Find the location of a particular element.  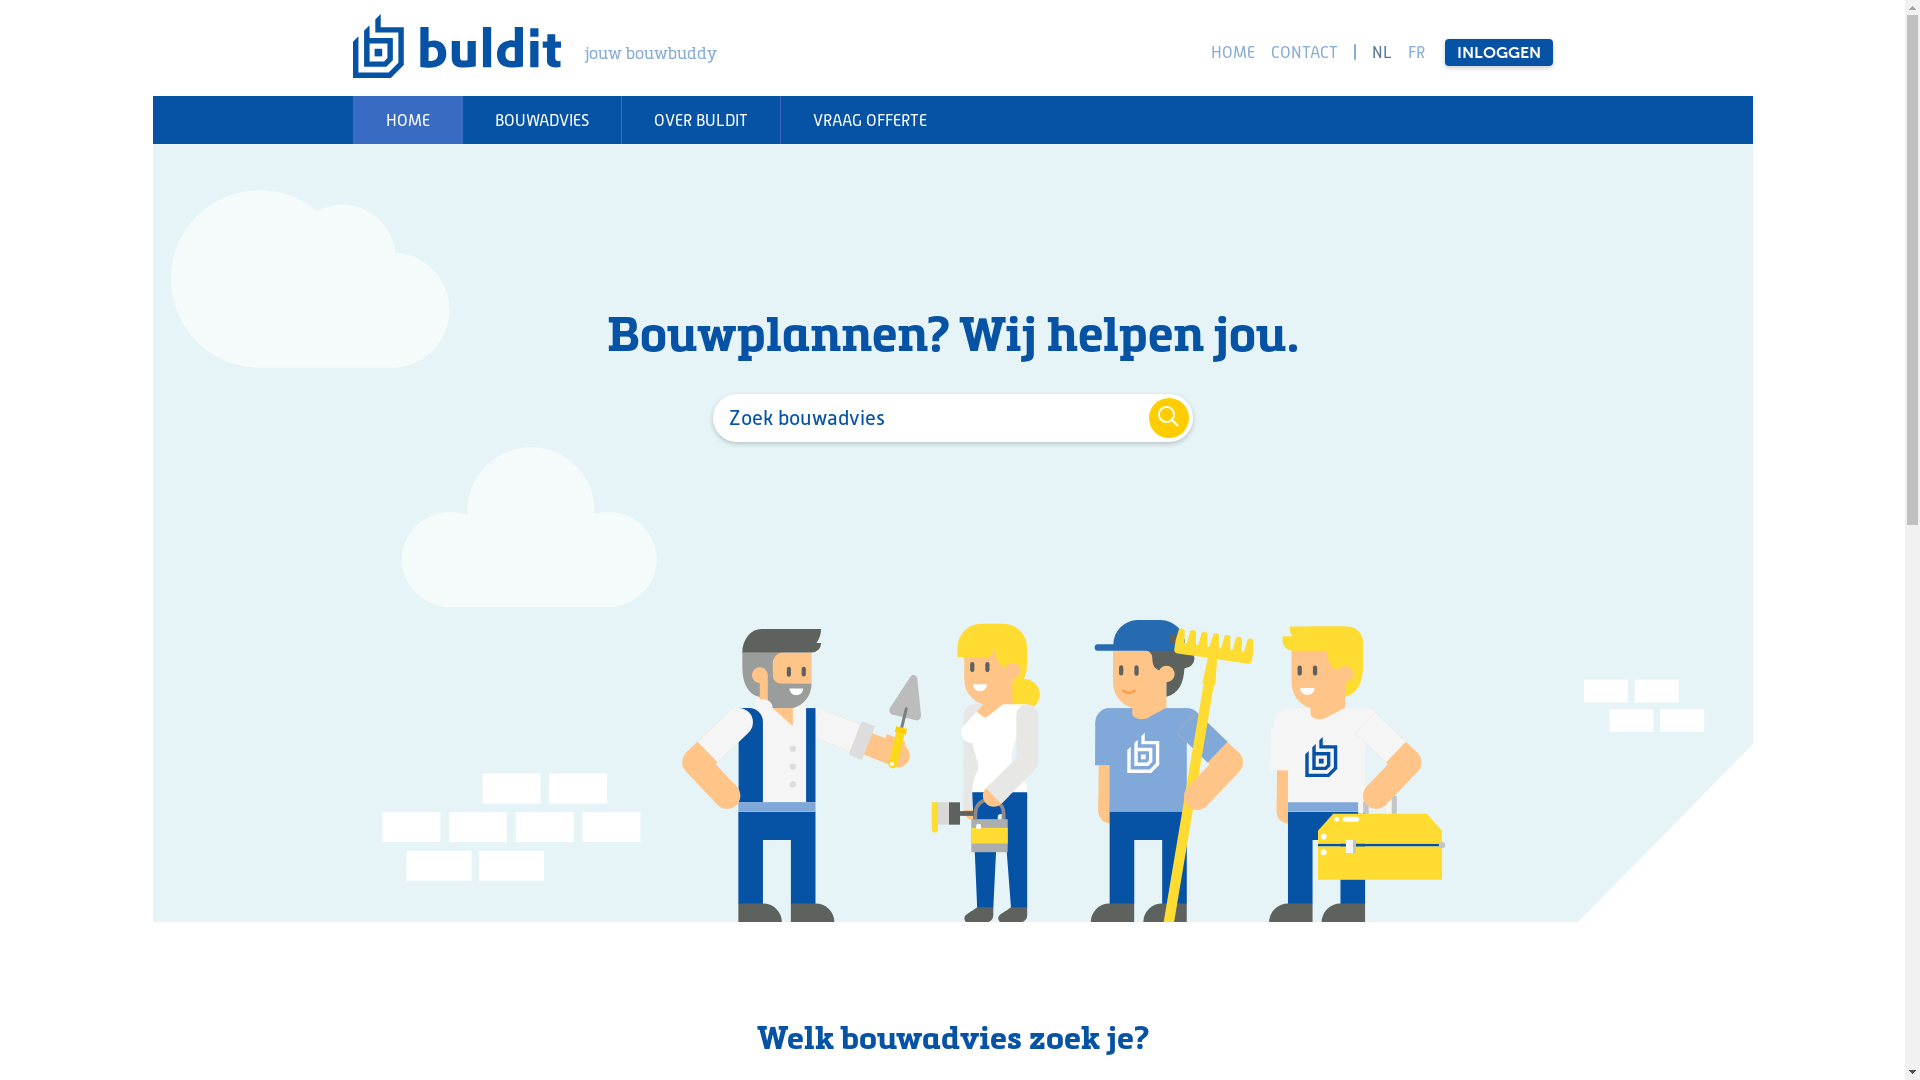

'INLOGGEN' is located at coordinates (1497, 50).